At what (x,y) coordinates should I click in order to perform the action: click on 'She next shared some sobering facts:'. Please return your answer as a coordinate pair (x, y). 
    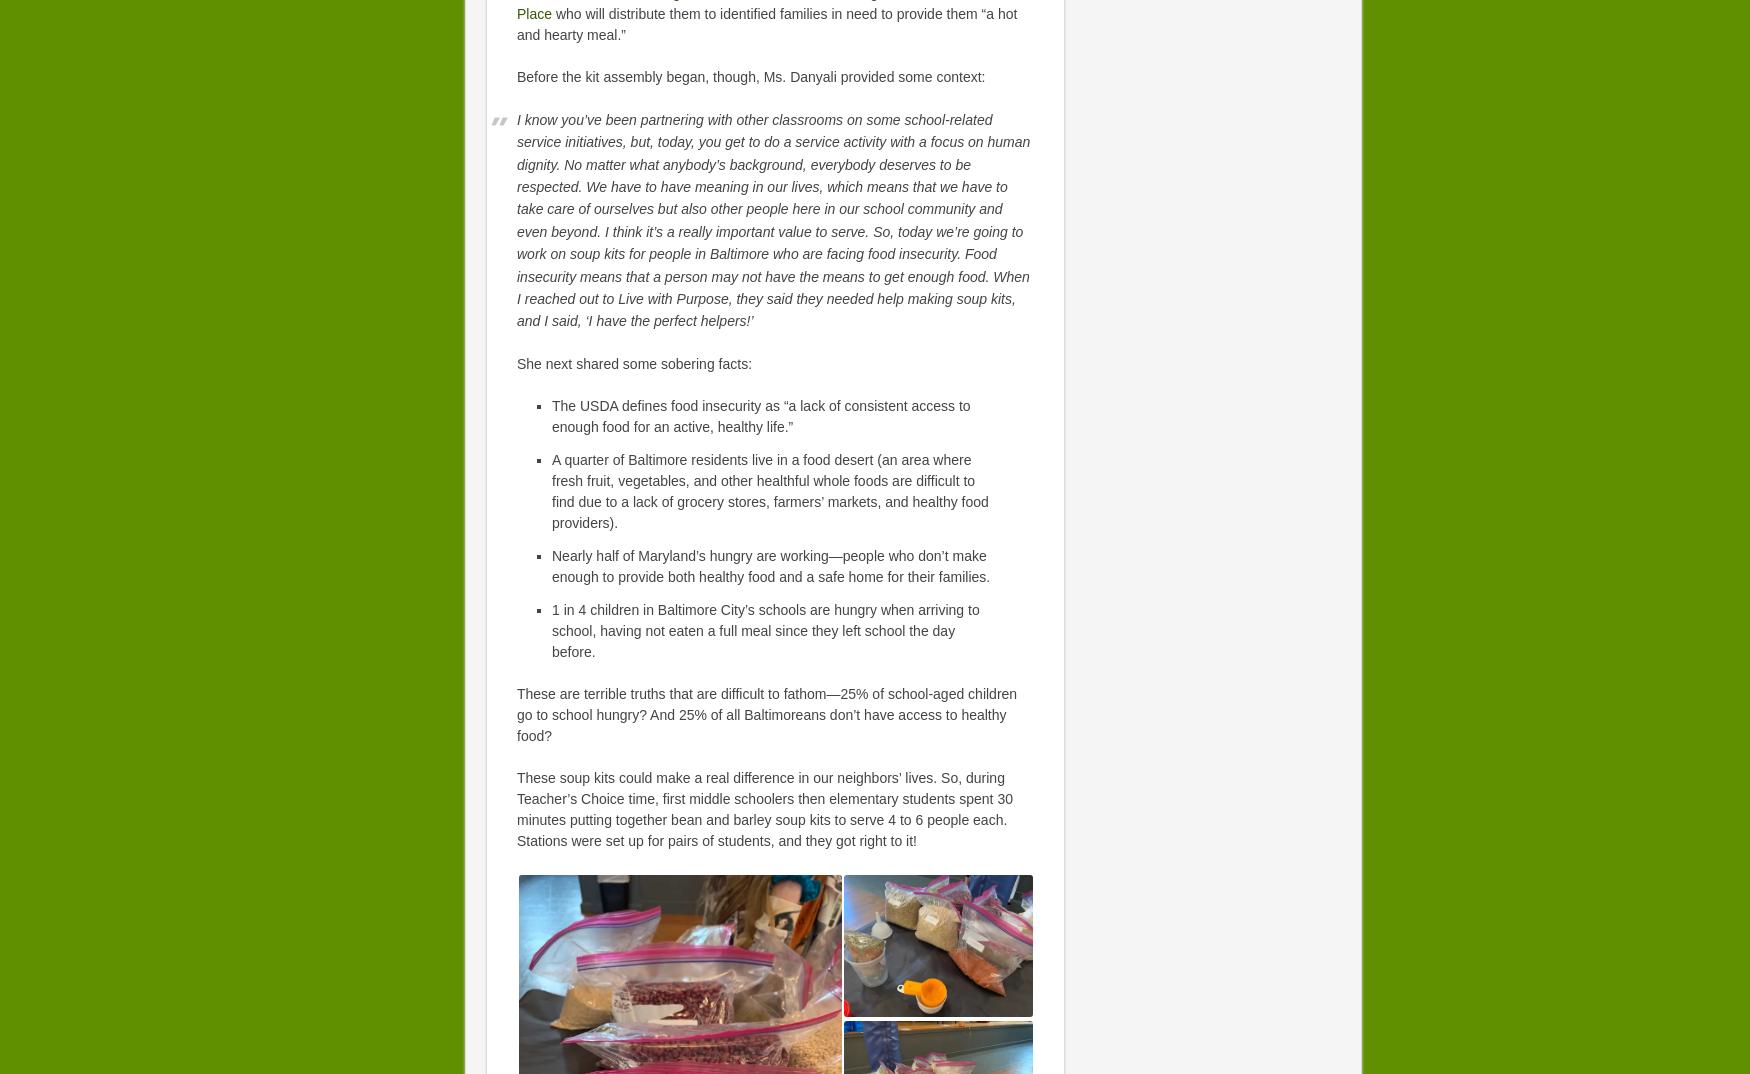
    Looking at the image, I should click on (633, 362).